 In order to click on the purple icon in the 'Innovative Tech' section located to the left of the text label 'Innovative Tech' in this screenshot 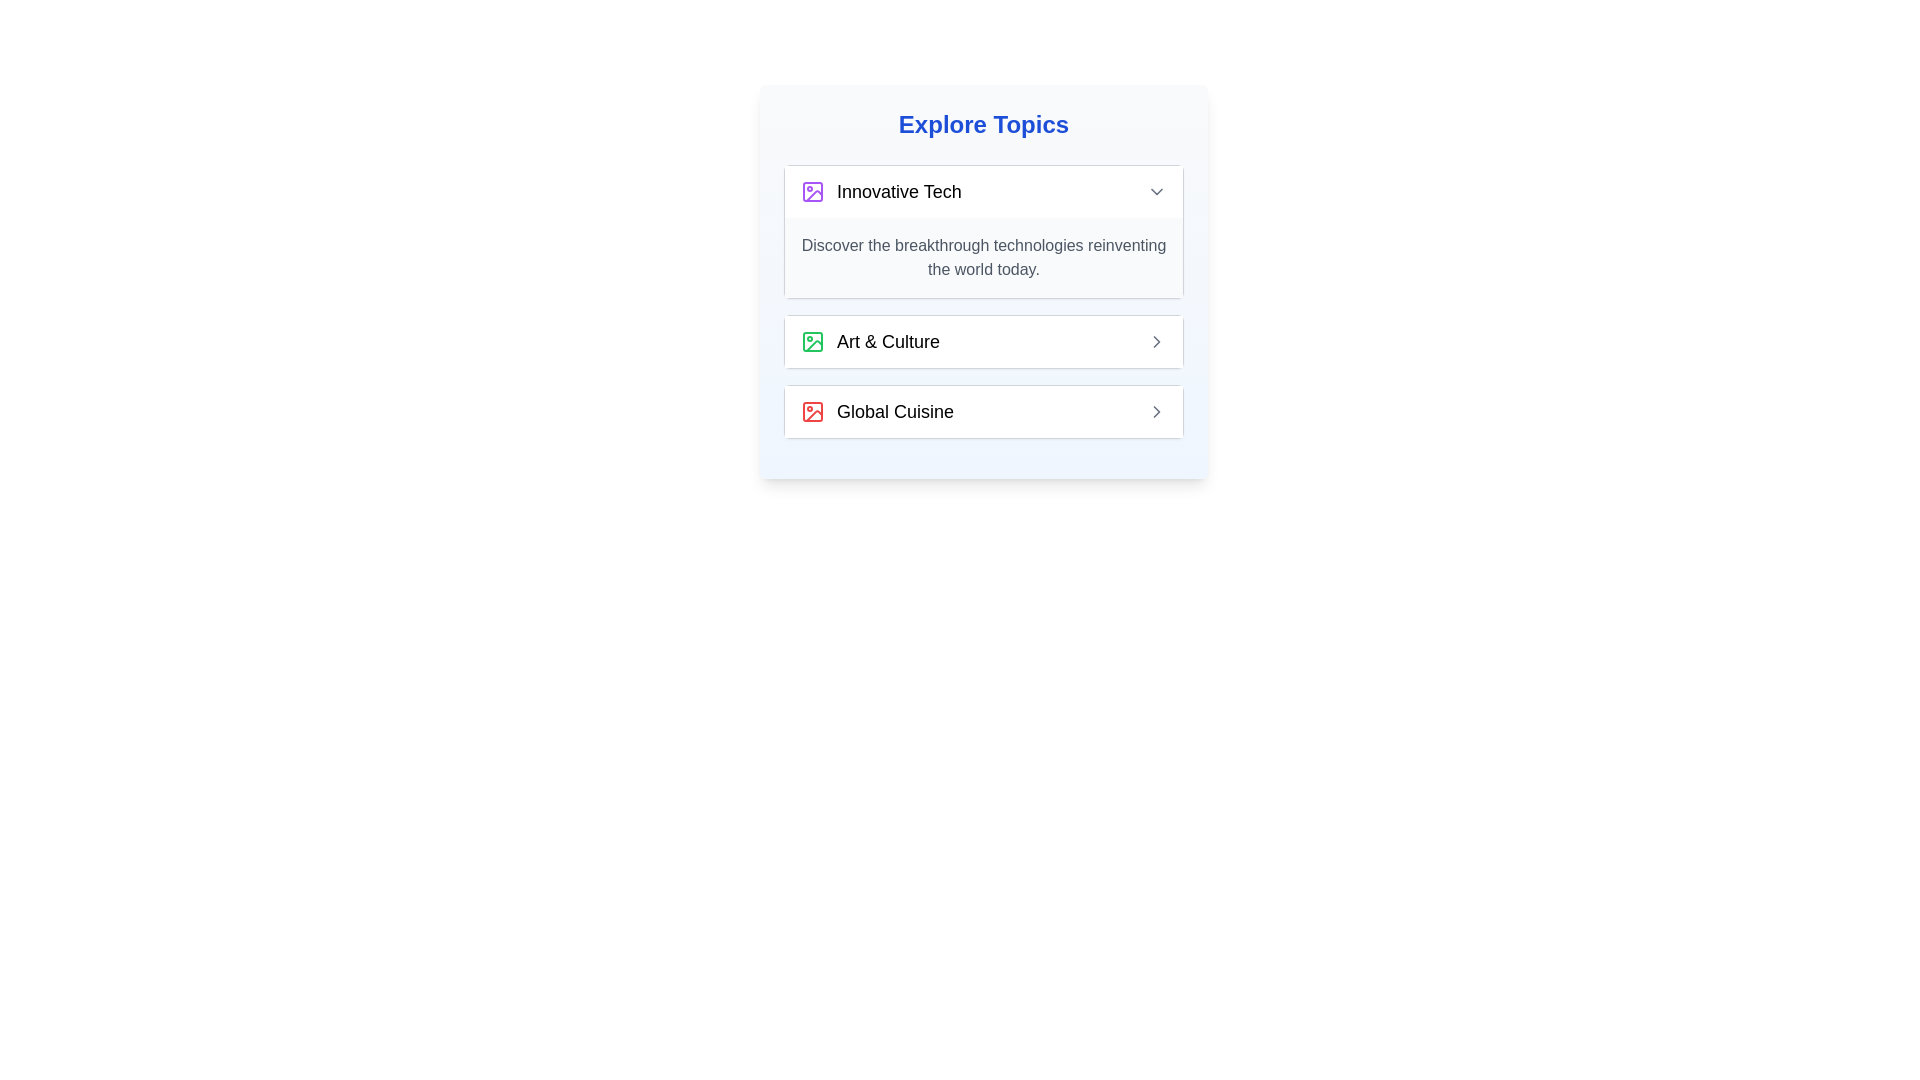, I will do `click(814, 196)`.